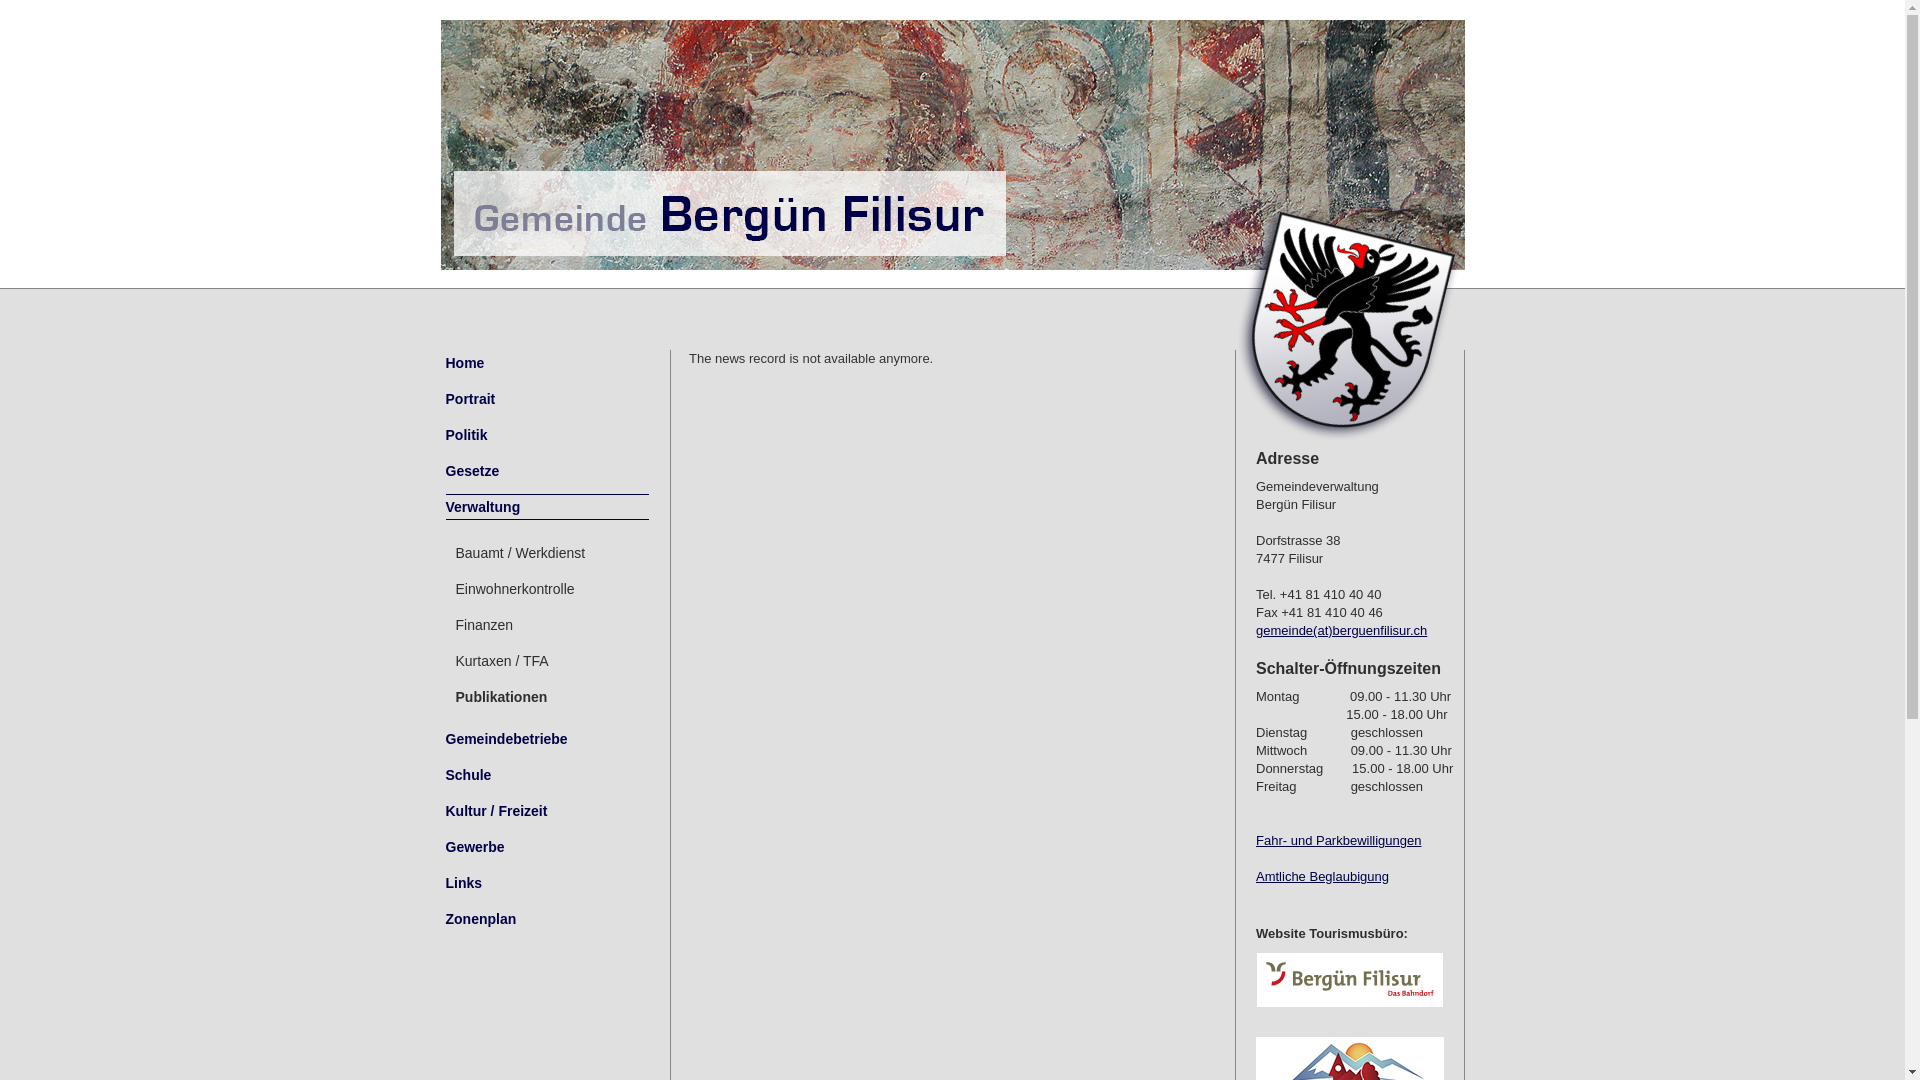 The width and height of the screenshot is (1920, 1080). Describe the element at coordinates (1338, 840) in the screenshot. I see `'Fahr- und Parkbewilligungen'` at that location.